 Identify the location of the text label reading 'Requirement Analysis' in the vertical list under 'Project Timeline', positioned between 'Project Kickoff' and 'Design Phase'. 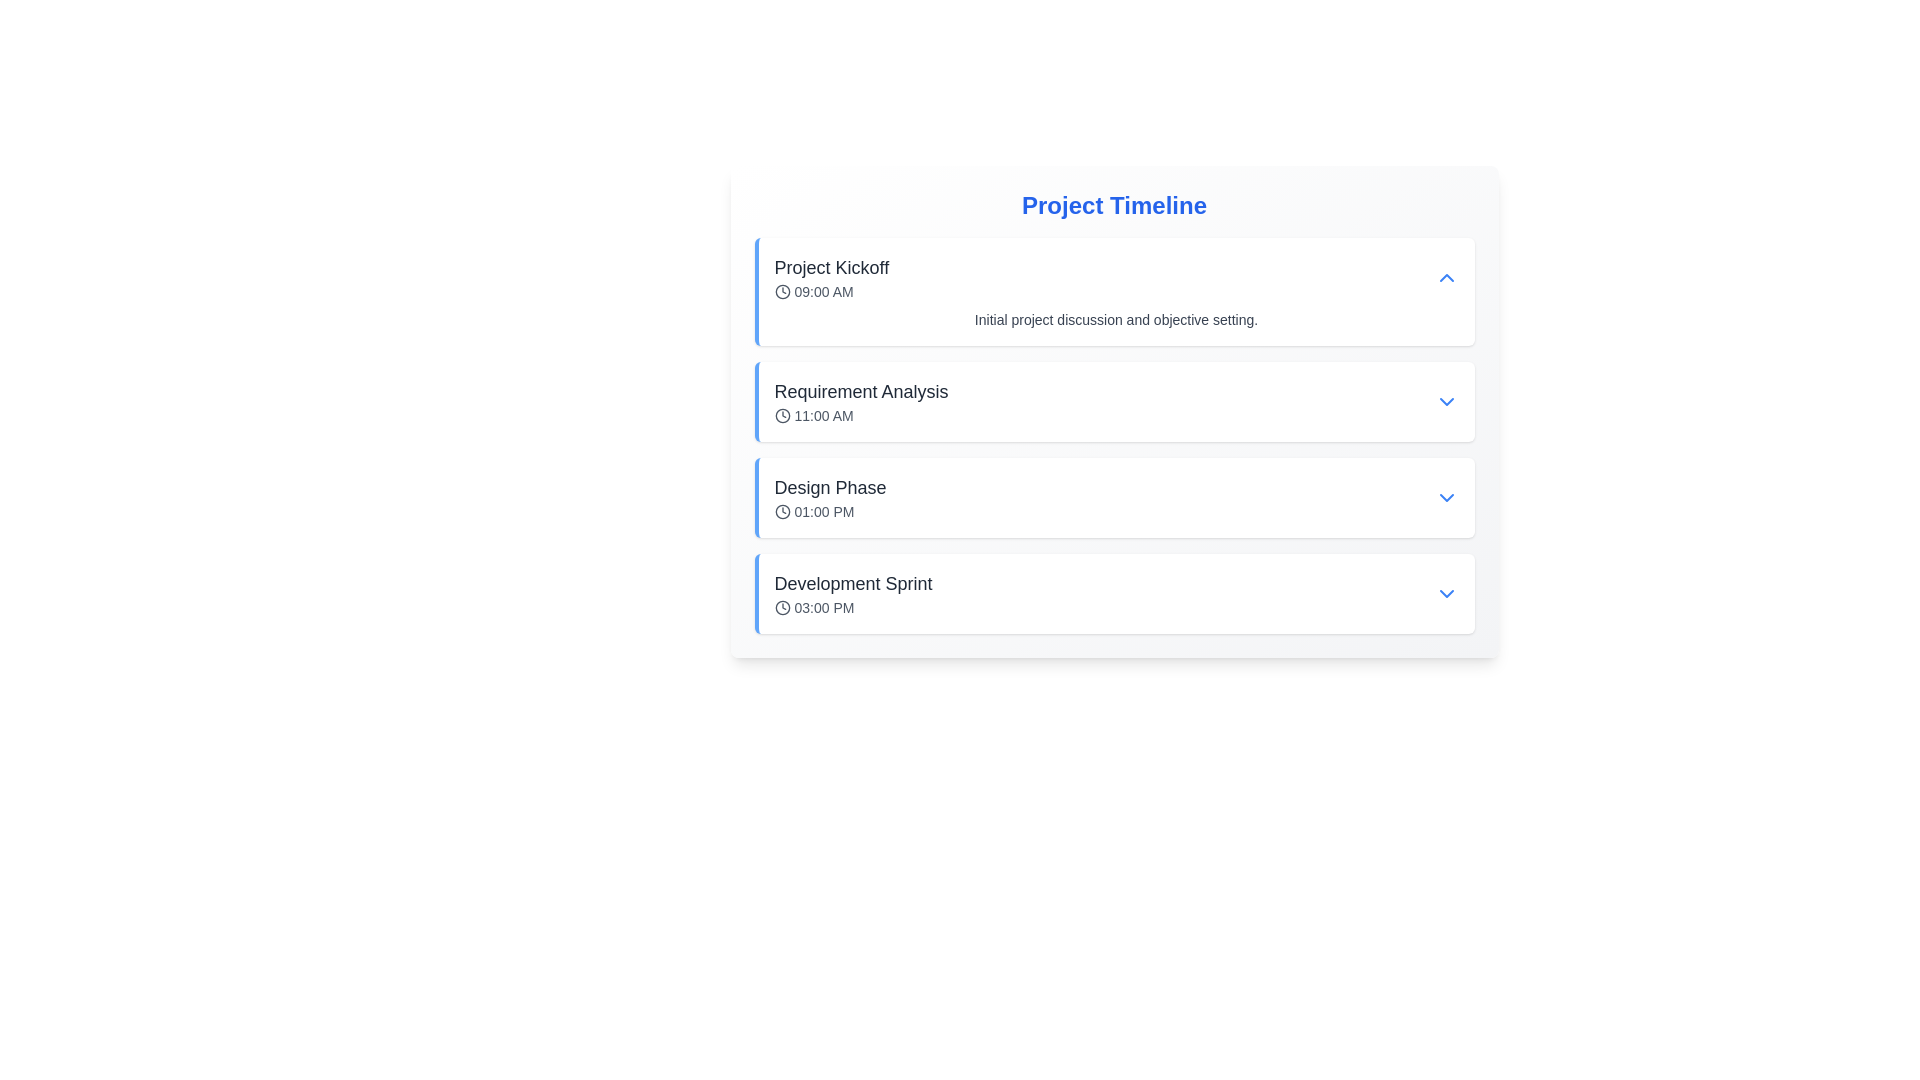
(861, 392).